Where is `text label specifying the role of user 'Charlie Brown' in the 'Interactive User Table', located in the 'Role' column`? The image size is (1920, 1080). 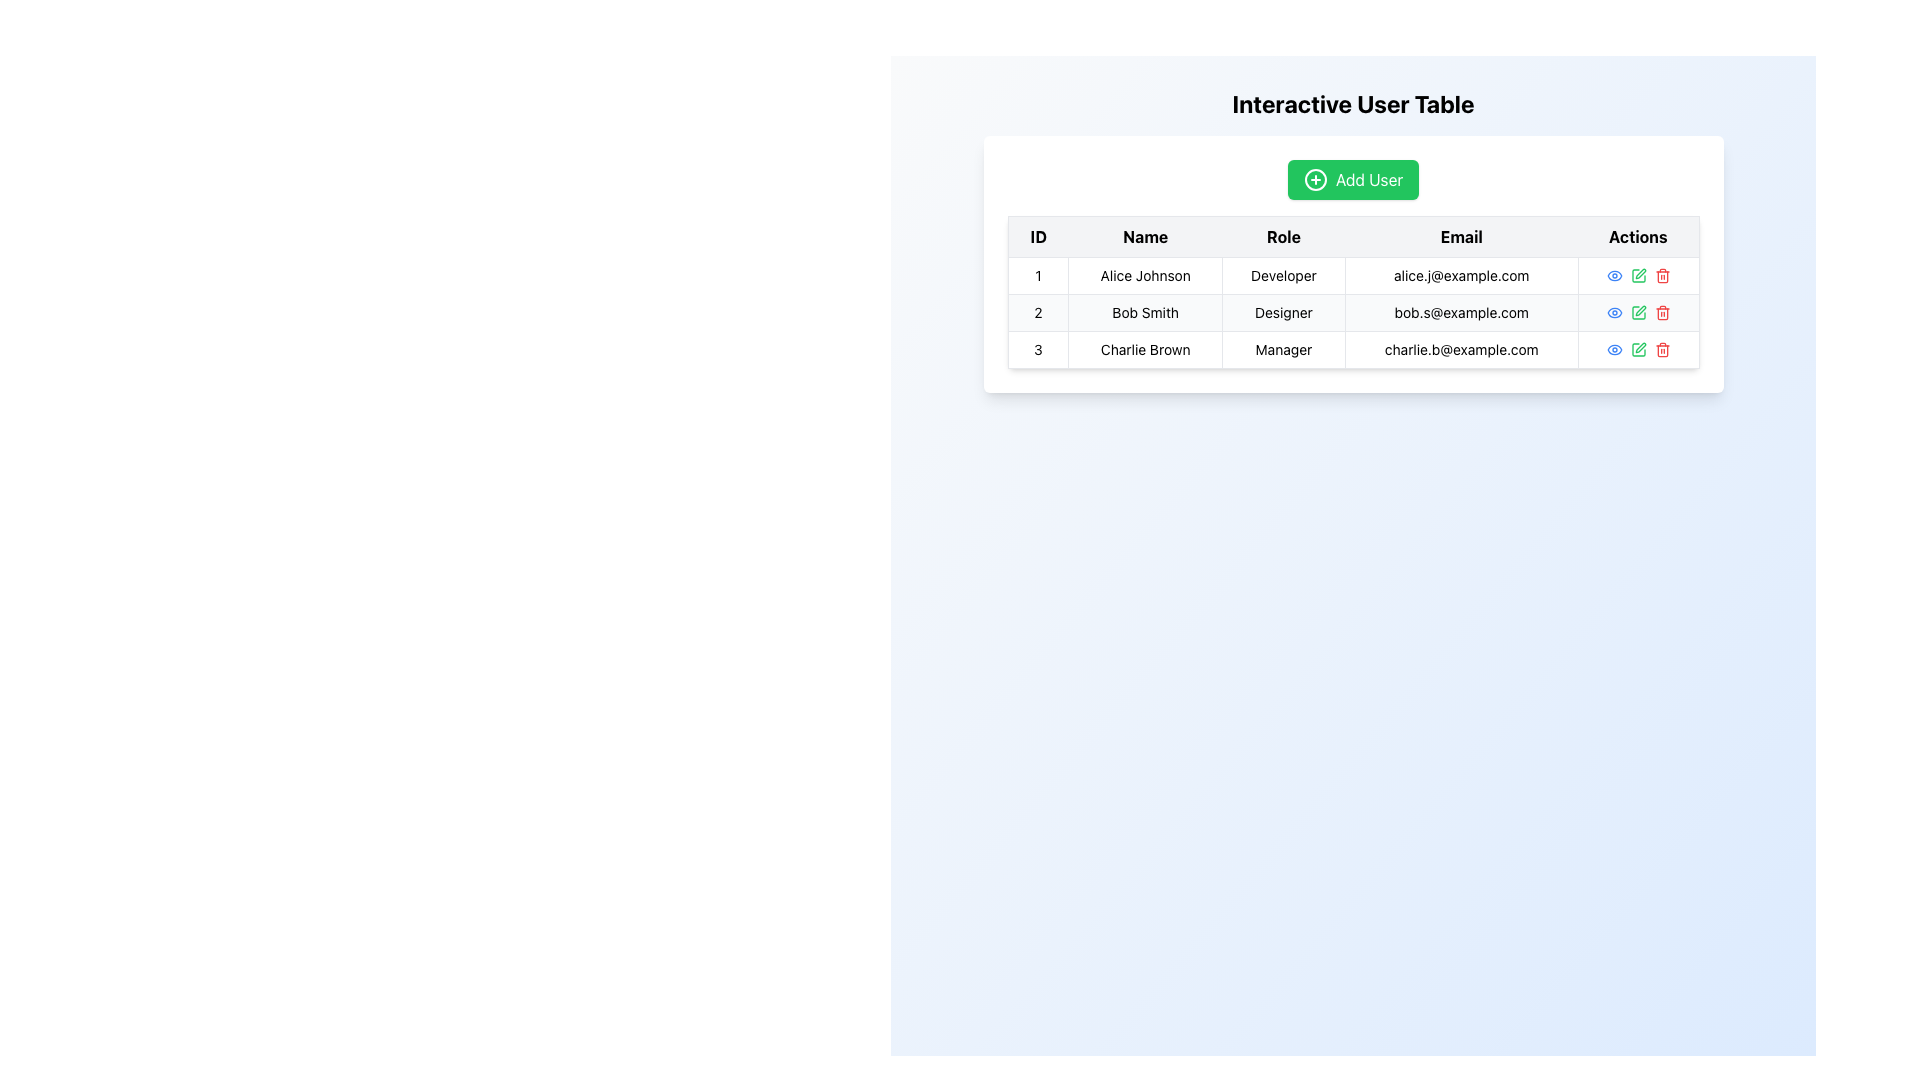
text label specifying the role of user 'Charlie Brown' in the 'Interactive User Table', located in the 'Role' column is located at coordinates (1283, 349).